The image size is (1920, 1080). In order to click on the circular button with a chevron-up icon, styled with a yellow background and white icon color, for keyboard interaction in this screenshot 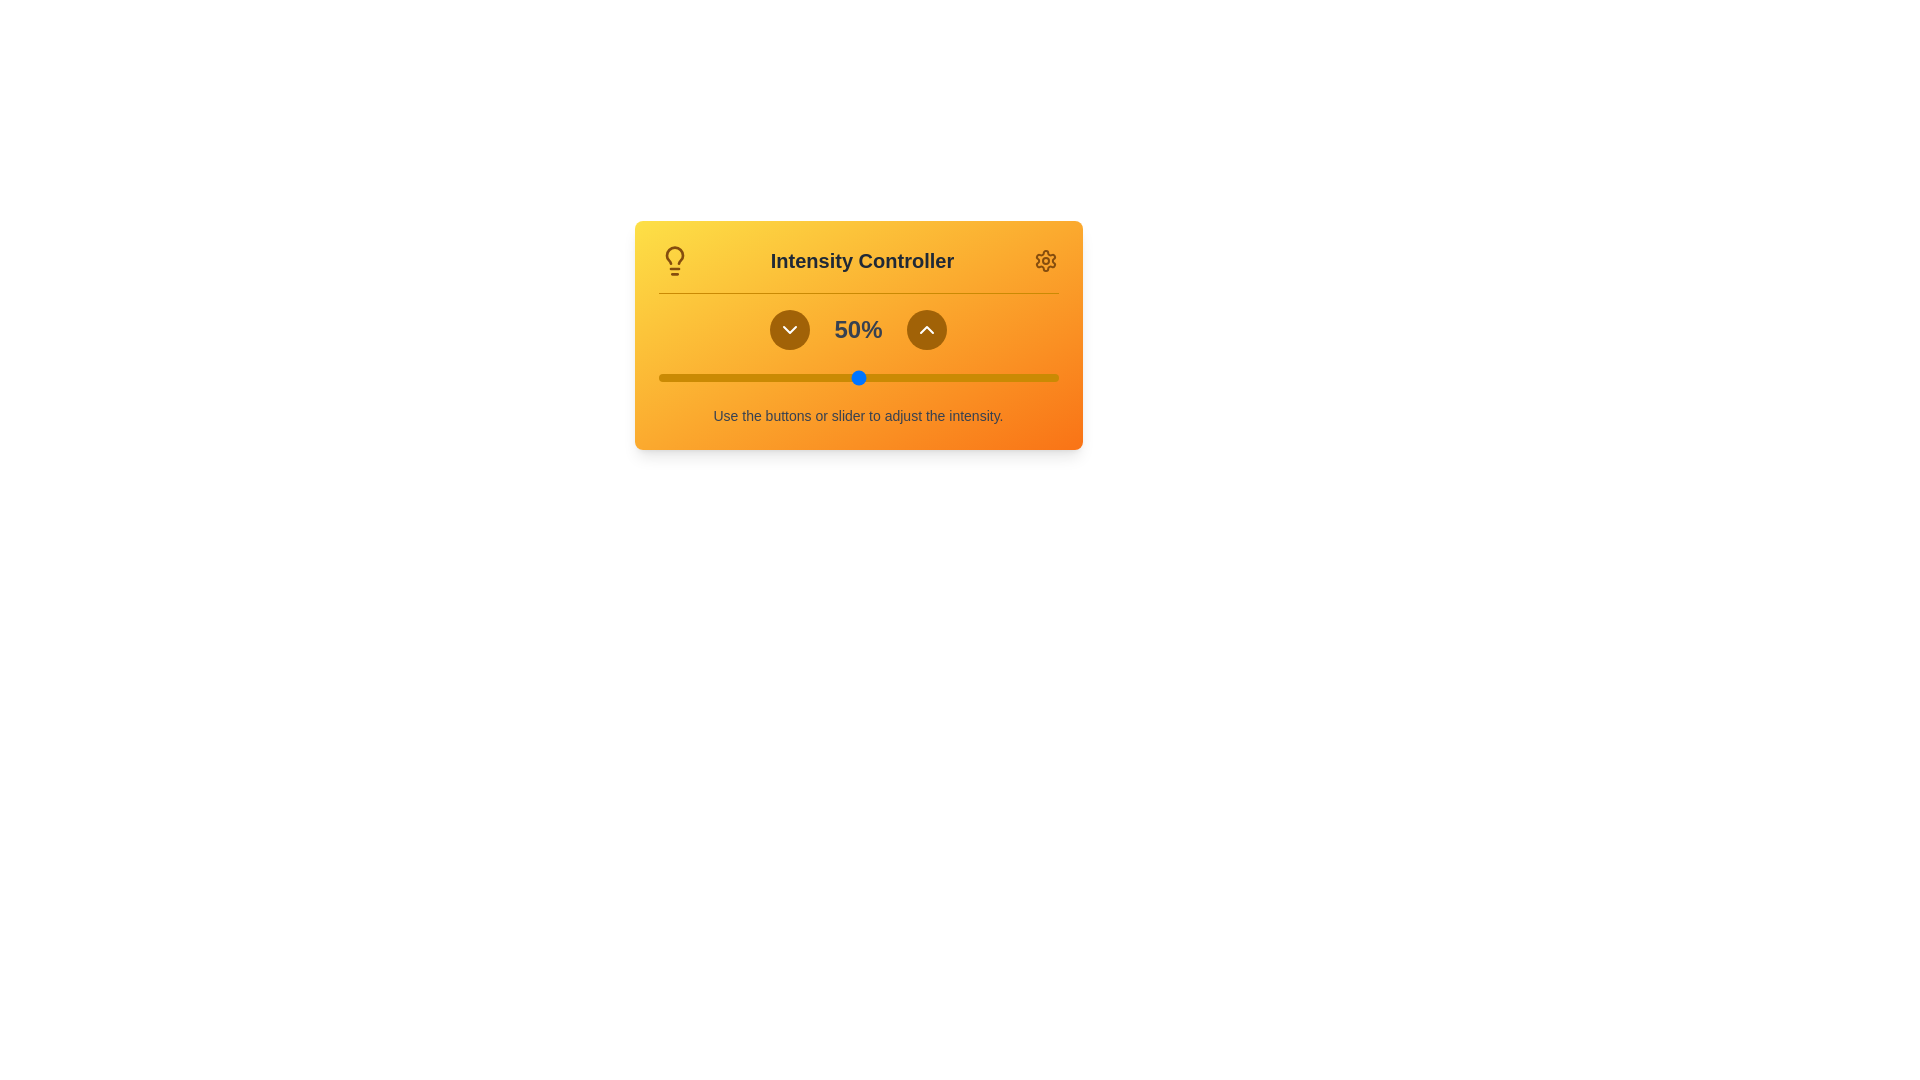, I will do `click(925, 329)`.